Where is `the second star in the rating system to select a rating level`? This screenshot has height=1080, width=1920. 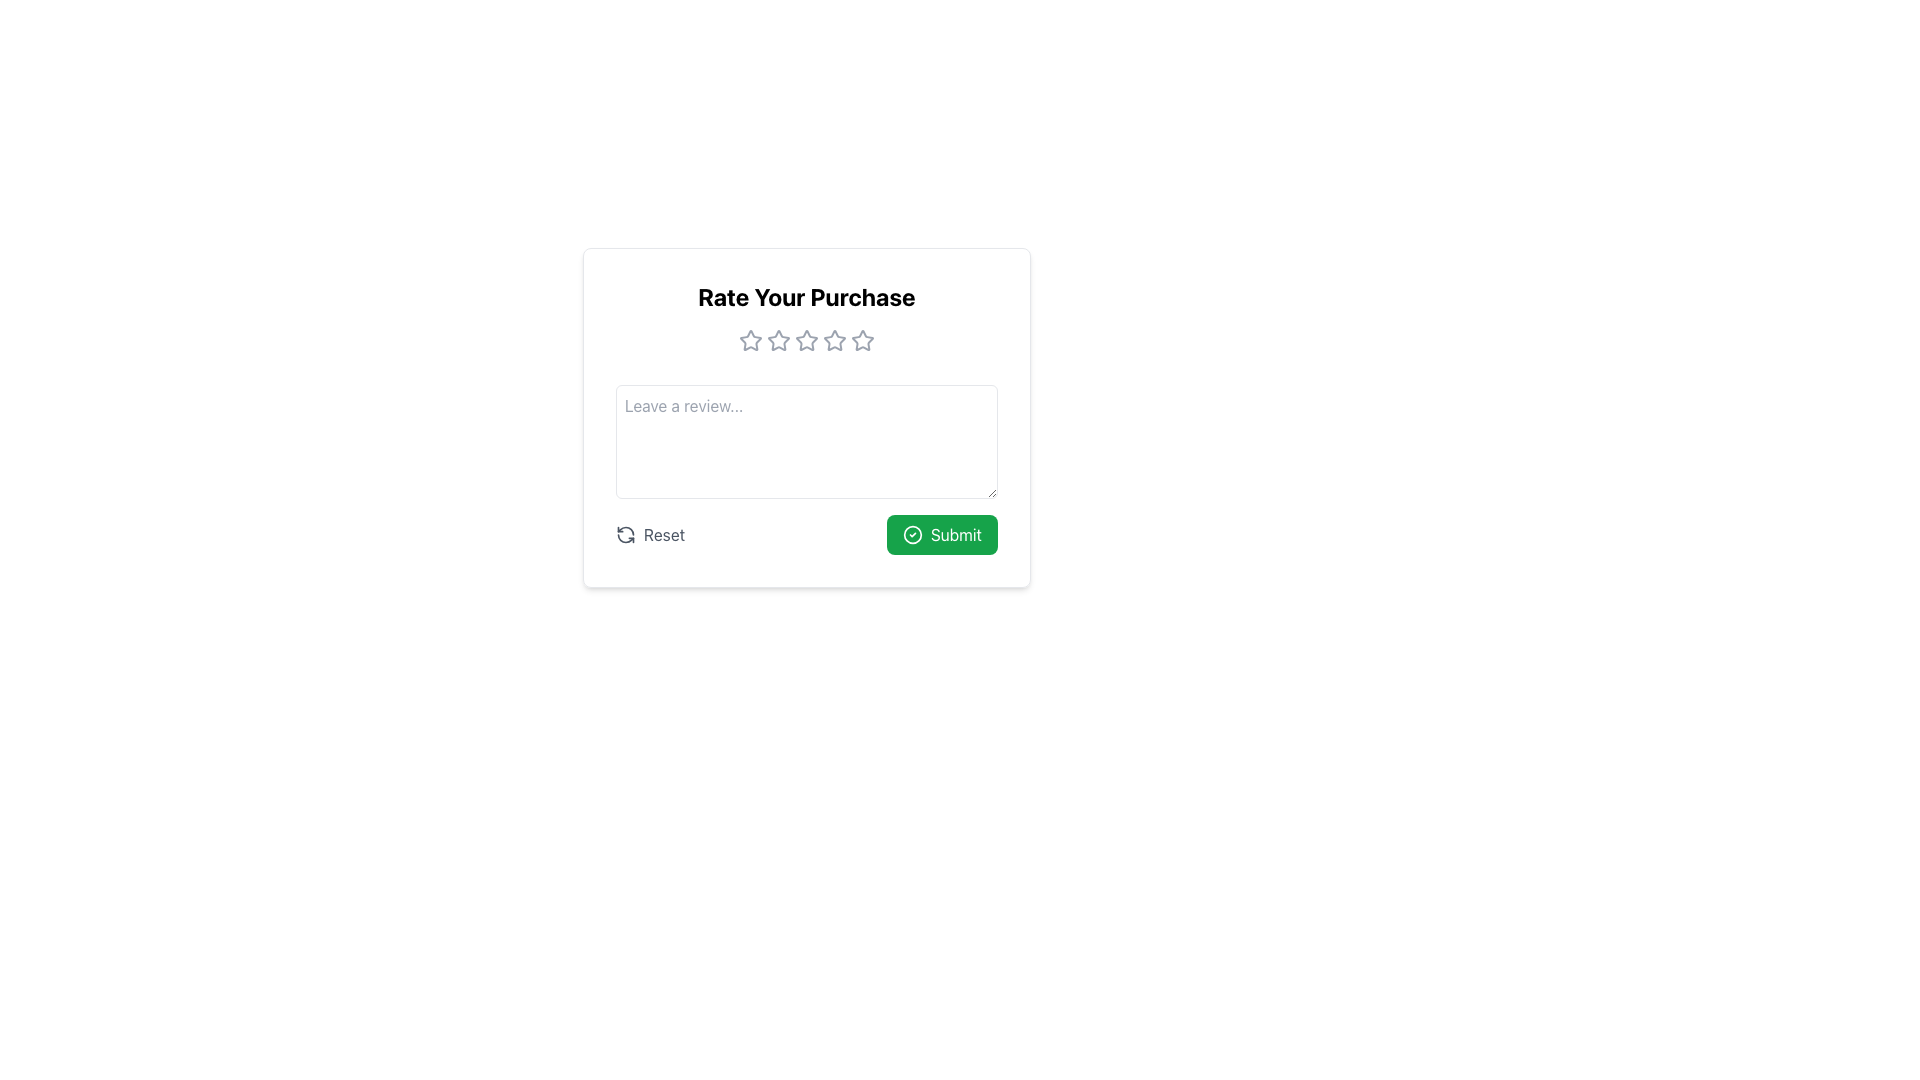 the second star in the rating system to select a rating level is located at coordinates (776, 338).